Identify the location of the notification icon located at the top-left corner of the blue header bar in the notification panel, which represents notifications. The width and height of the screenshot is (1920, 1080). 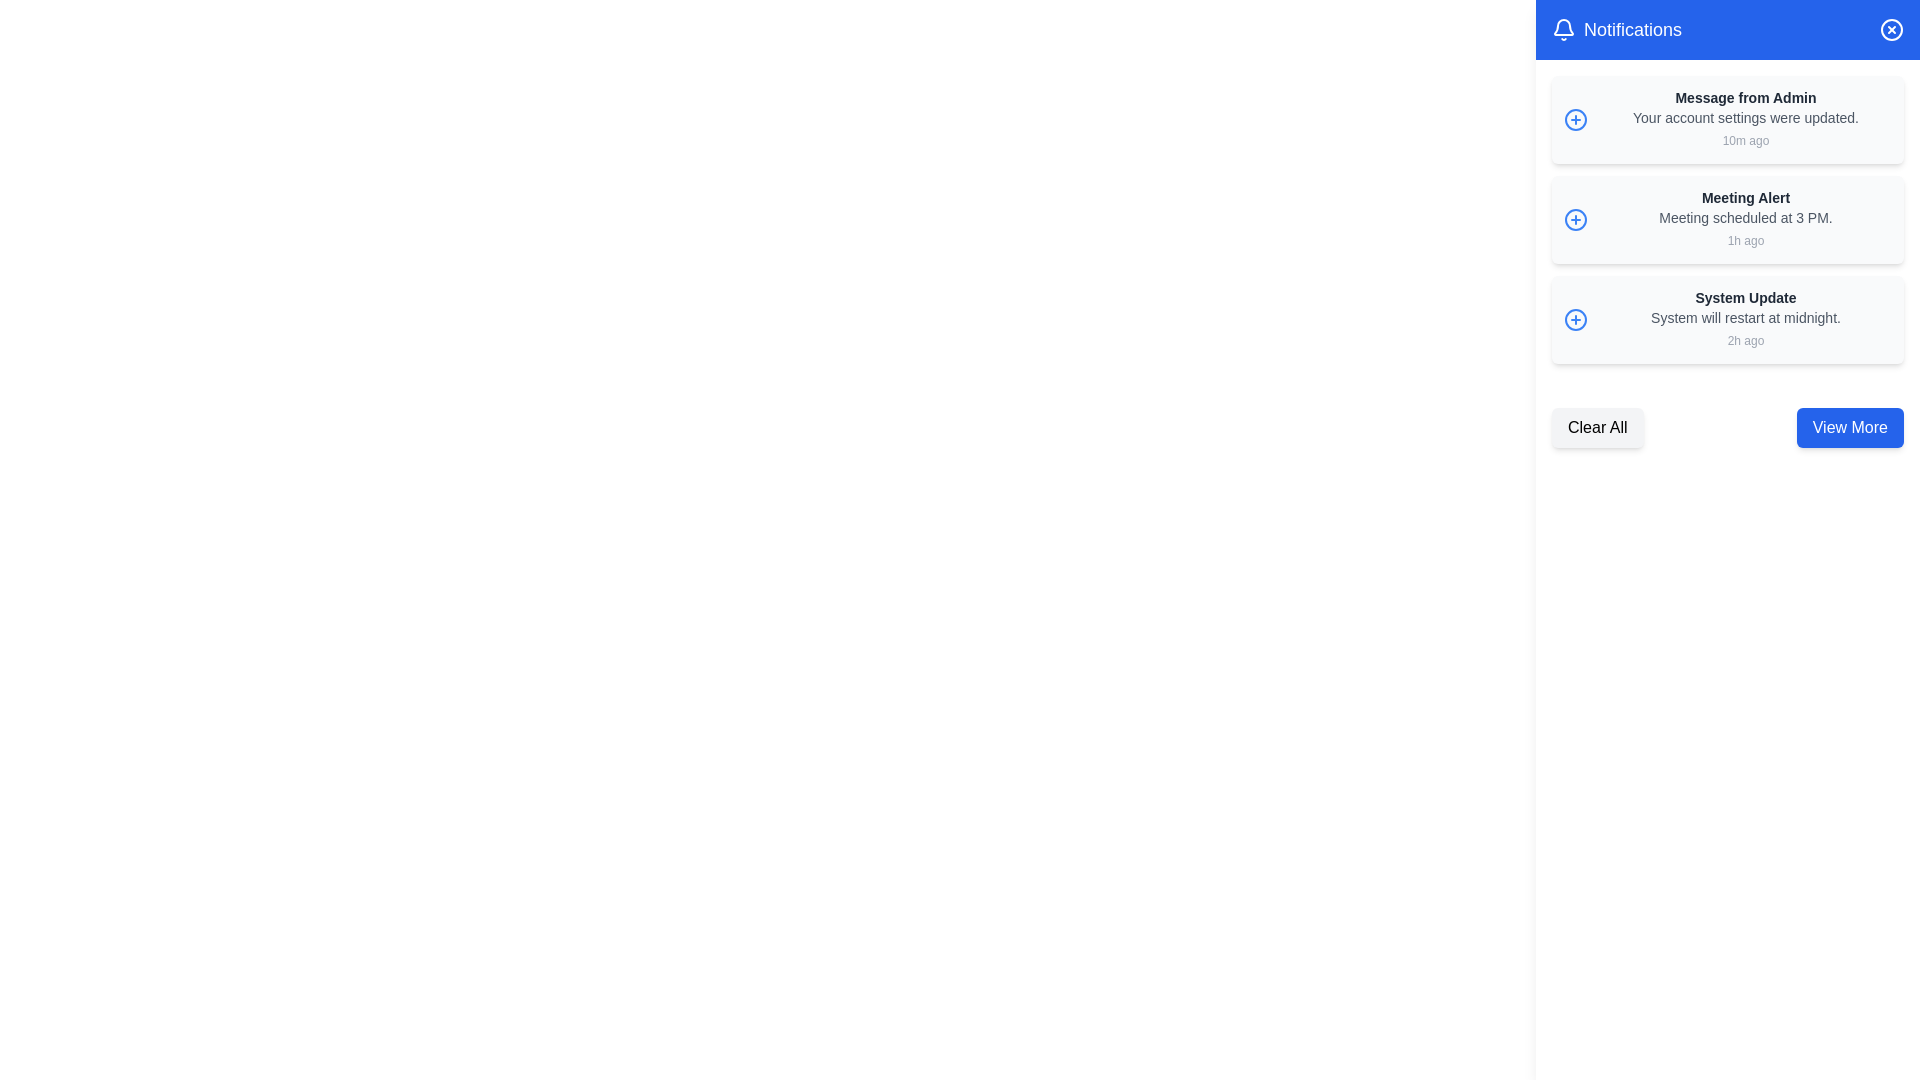
(1563, 30).